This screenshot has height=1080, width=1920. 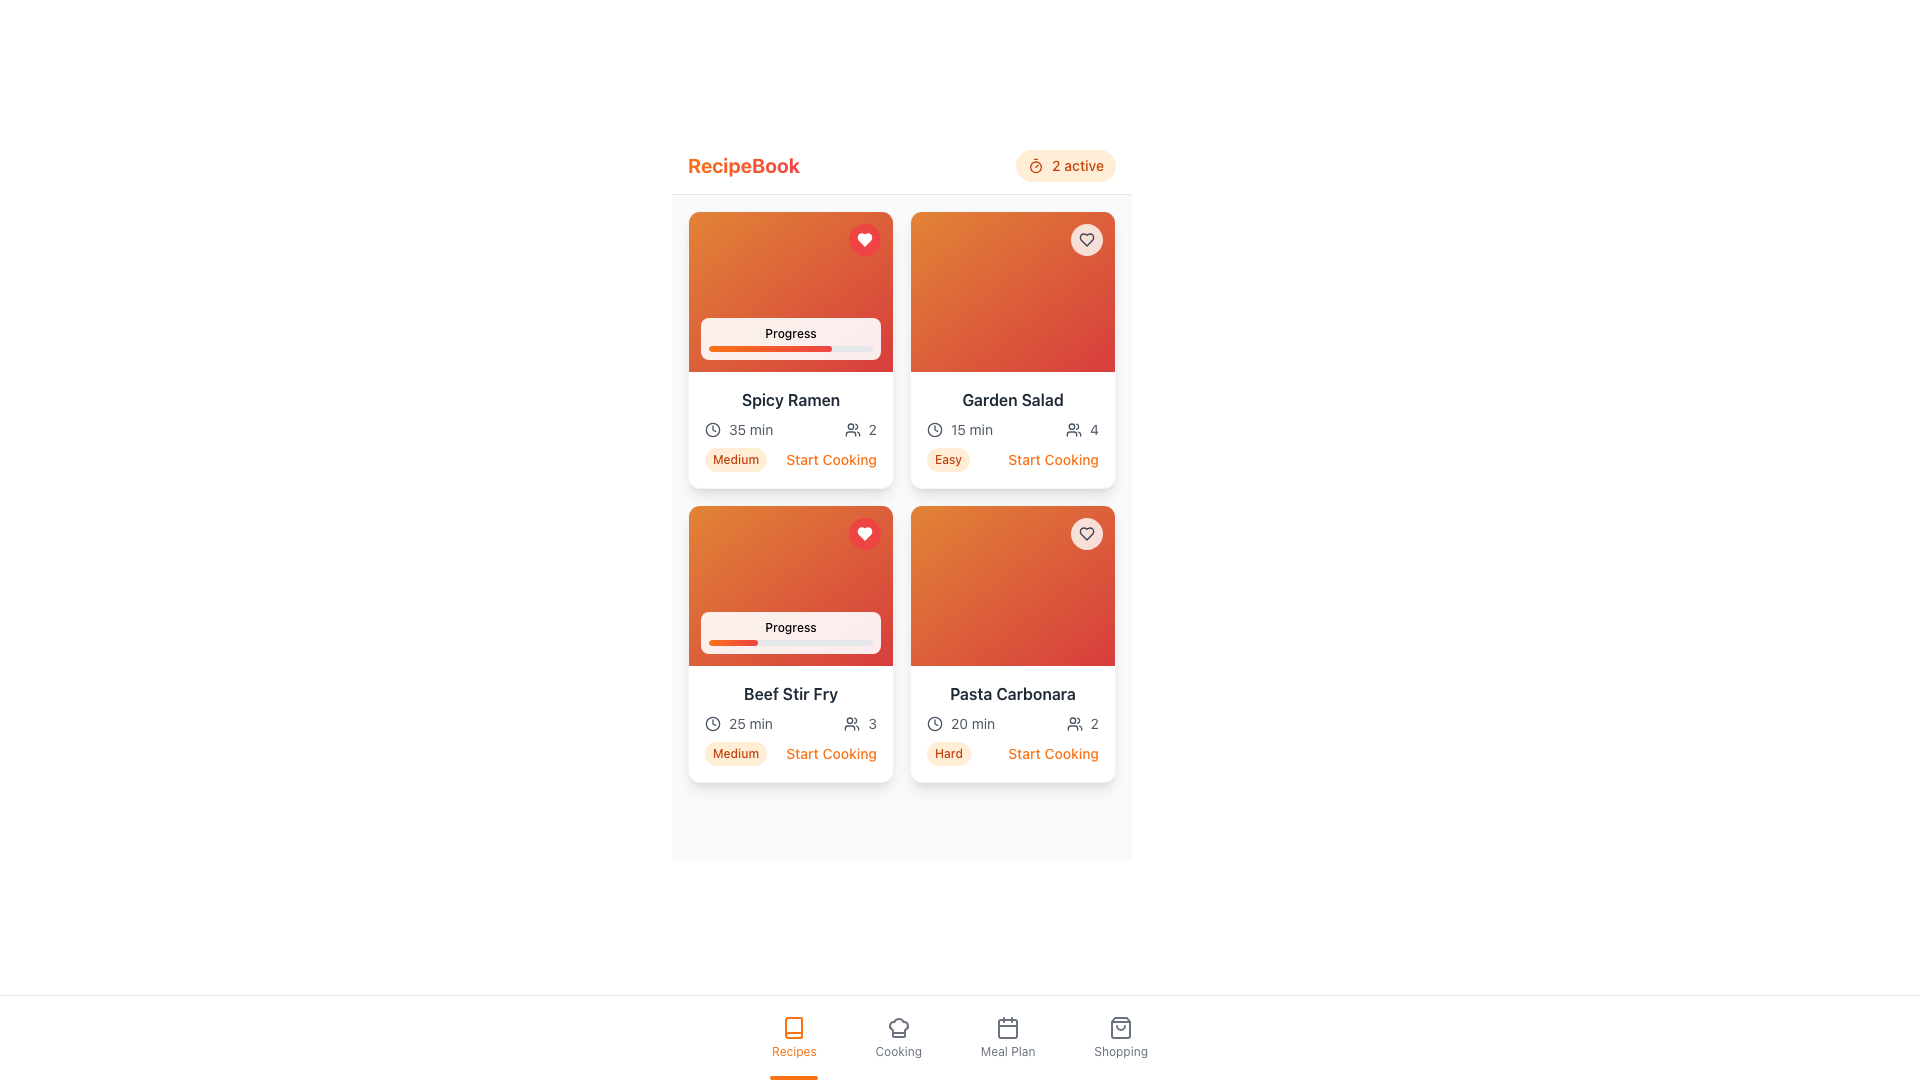 I want to click on cooking time and serving information displayed in the Metadata section of the 'Spicy Ramen' recipe card, located under the main title and aligned with the difficulty badge and 'Start Cooking' button, so click(x=790, y=428).